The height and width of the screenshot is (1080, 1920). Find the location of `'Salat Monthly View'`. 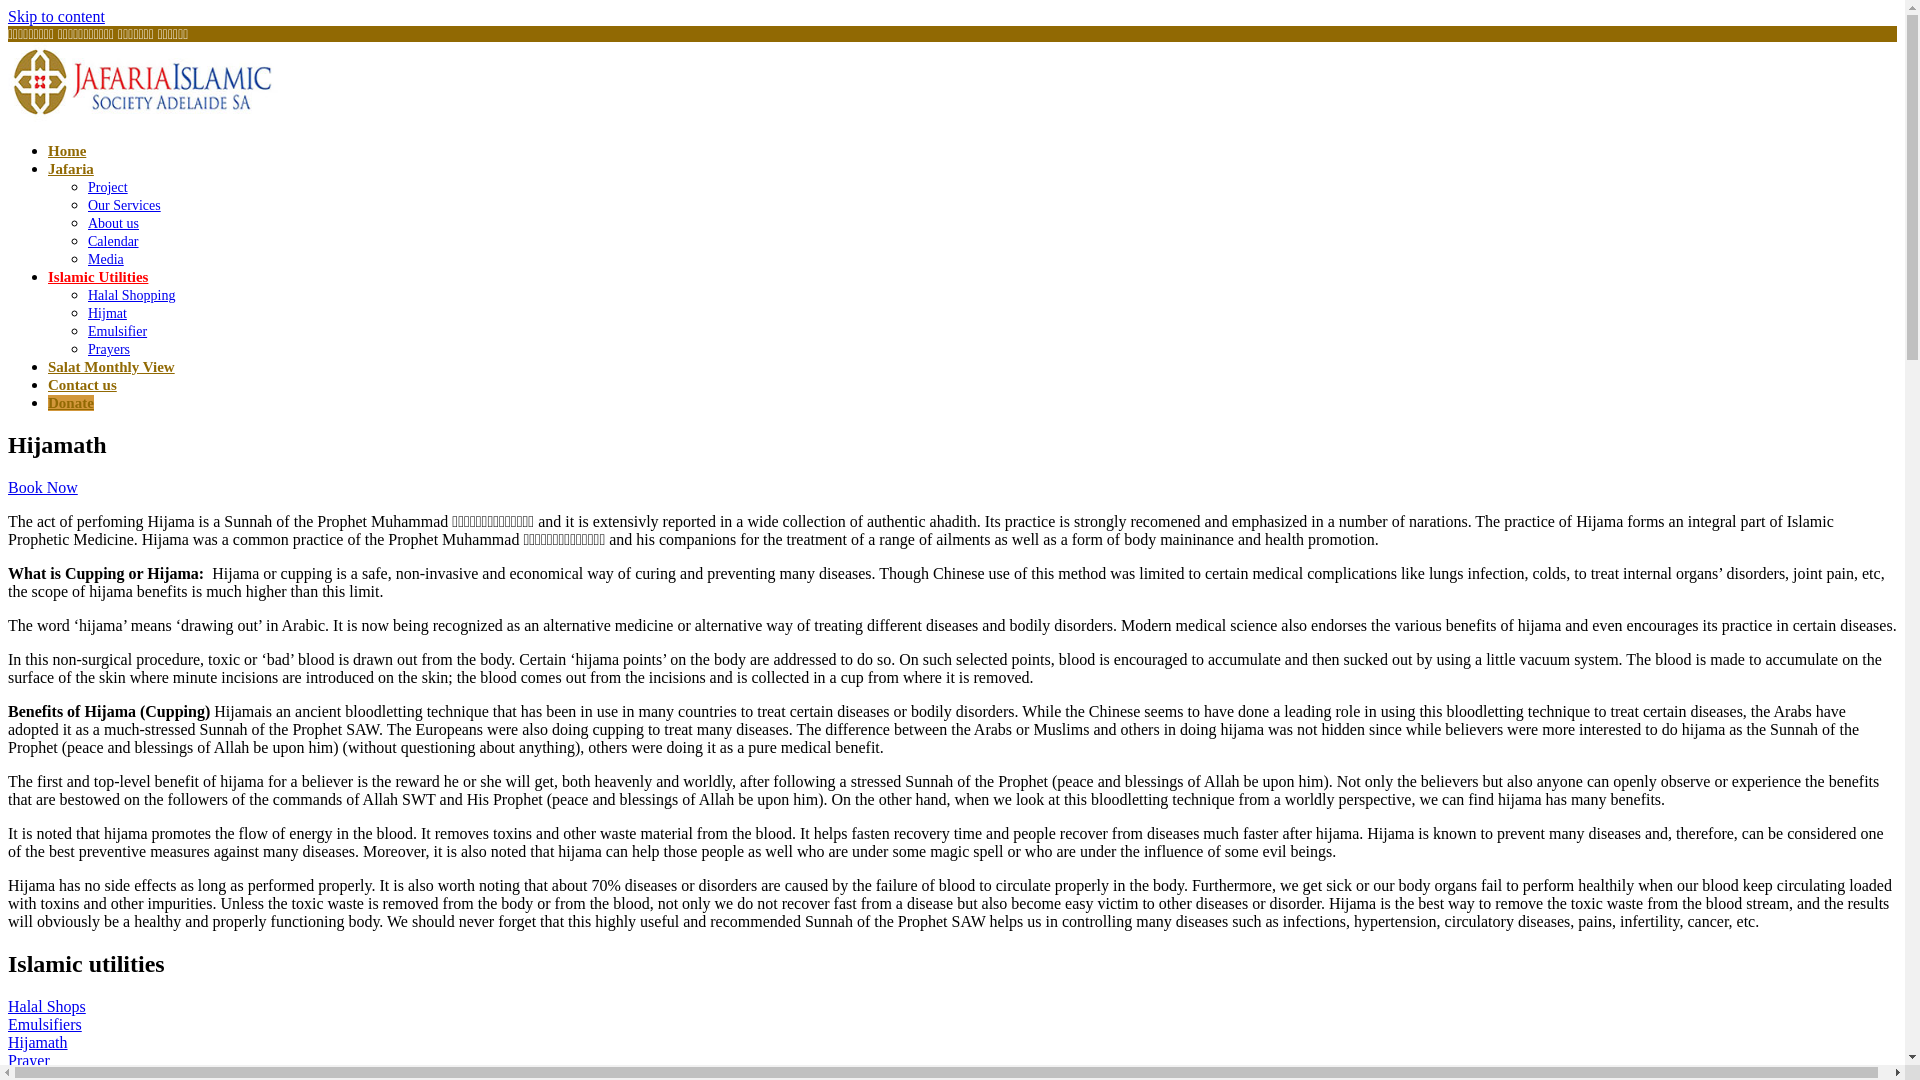

'Salat Monthly View' is located at coordinates (110, 366).